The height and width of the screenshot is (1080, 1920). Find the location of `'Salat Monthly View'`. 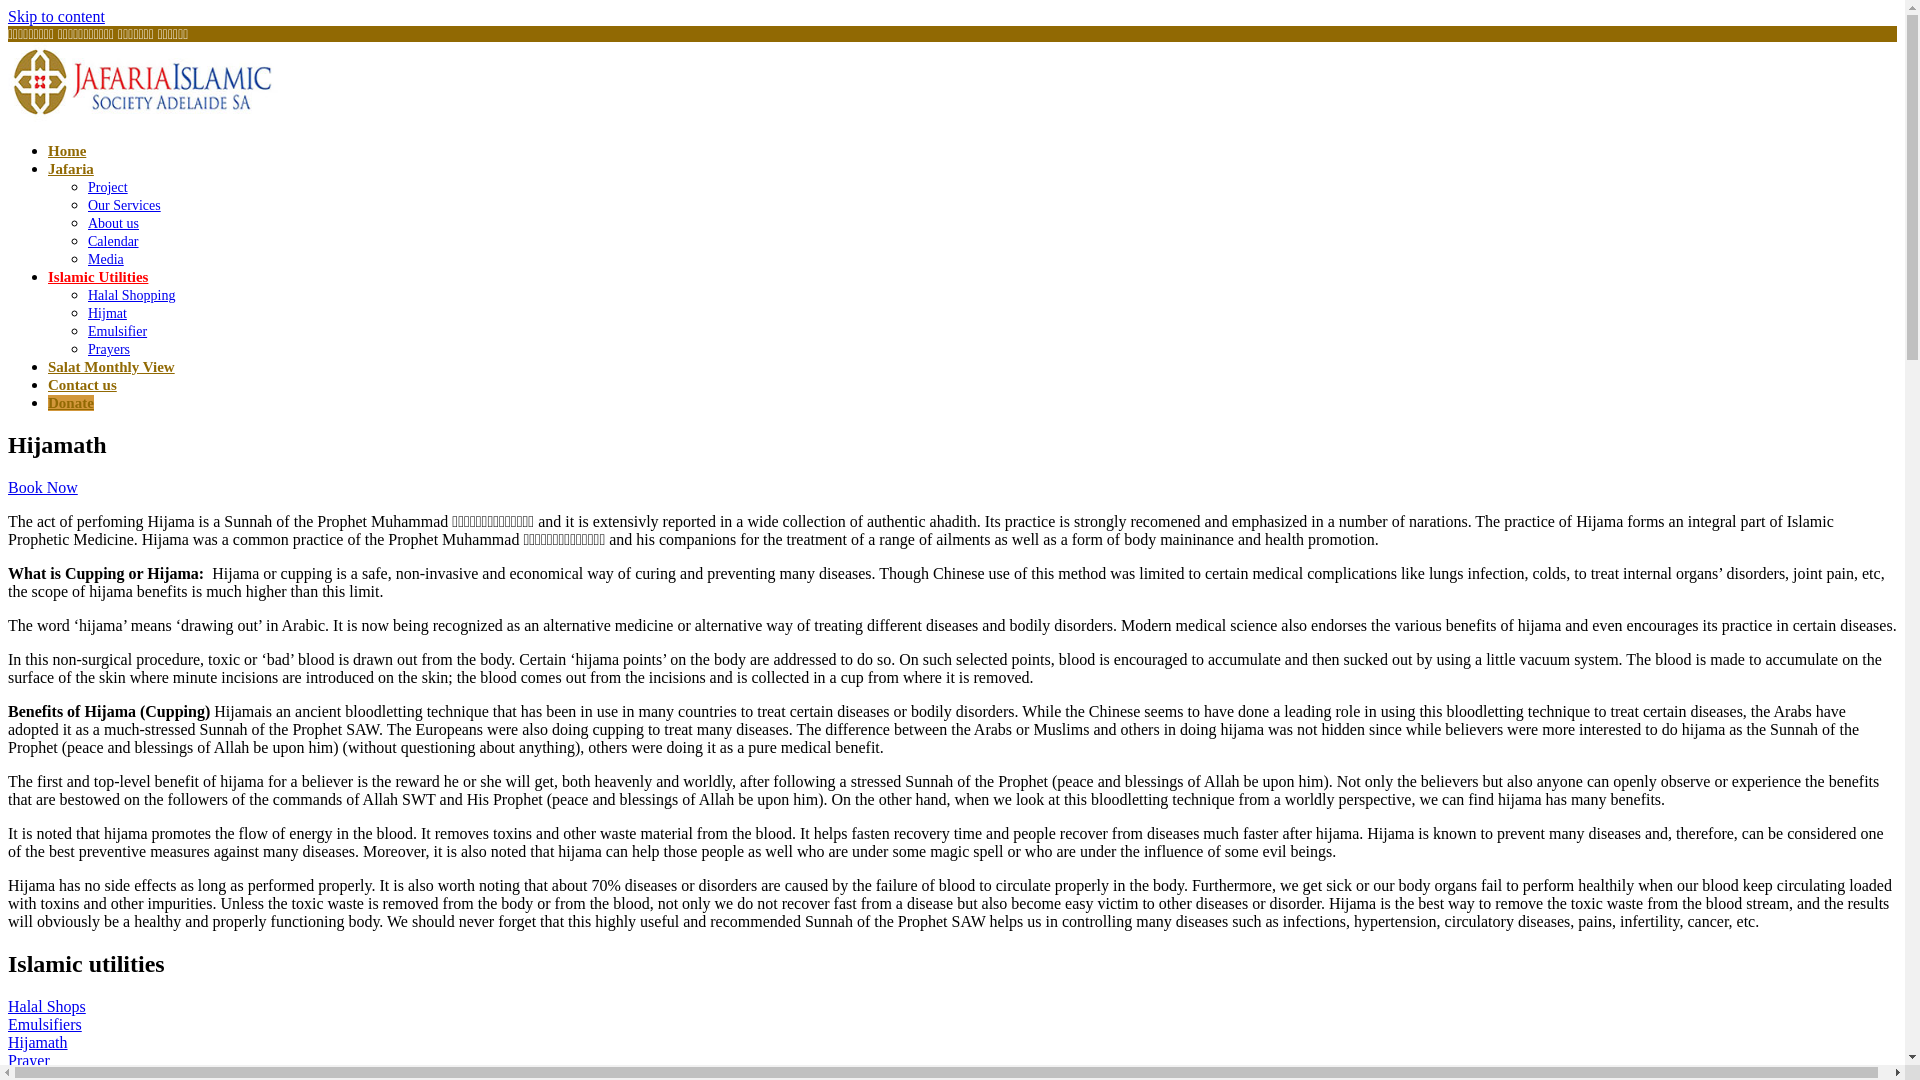

'Salat Monthly View' is located at coordinates (110, 366).